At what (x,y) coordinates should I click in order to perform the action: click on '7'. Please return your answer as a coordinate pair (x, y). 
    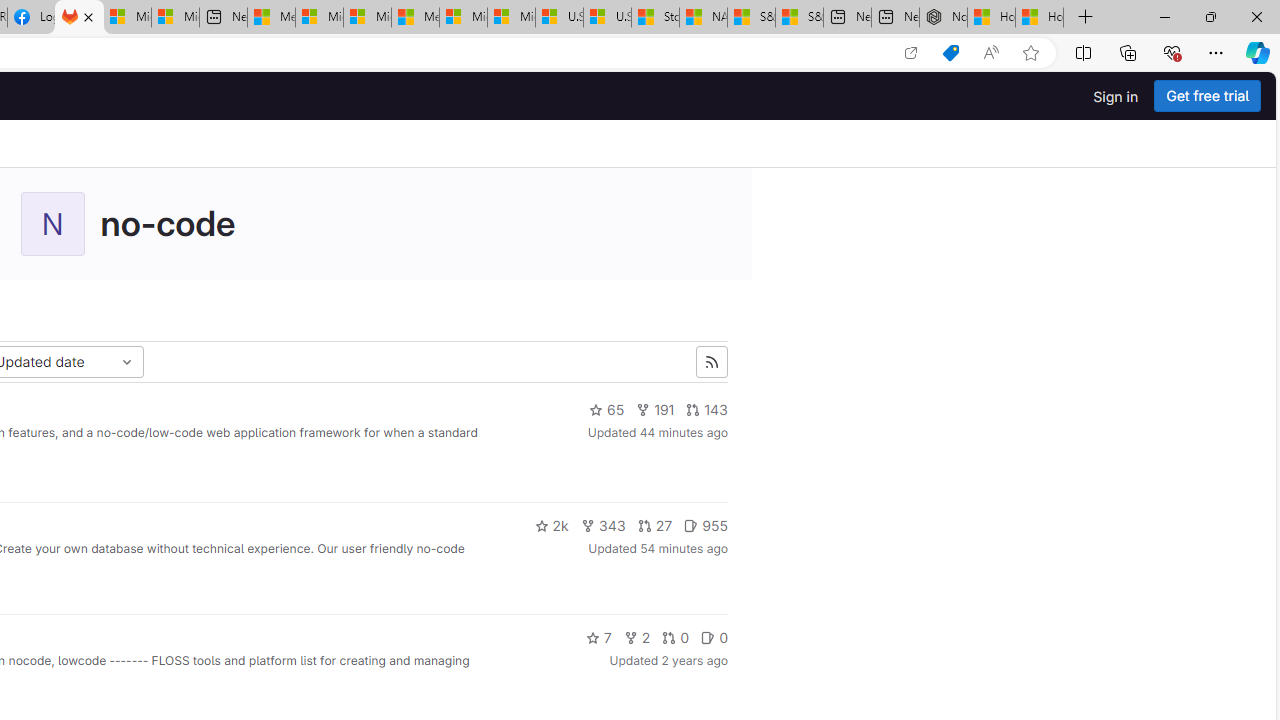
    Looking at the image, I should click on (597, 637).